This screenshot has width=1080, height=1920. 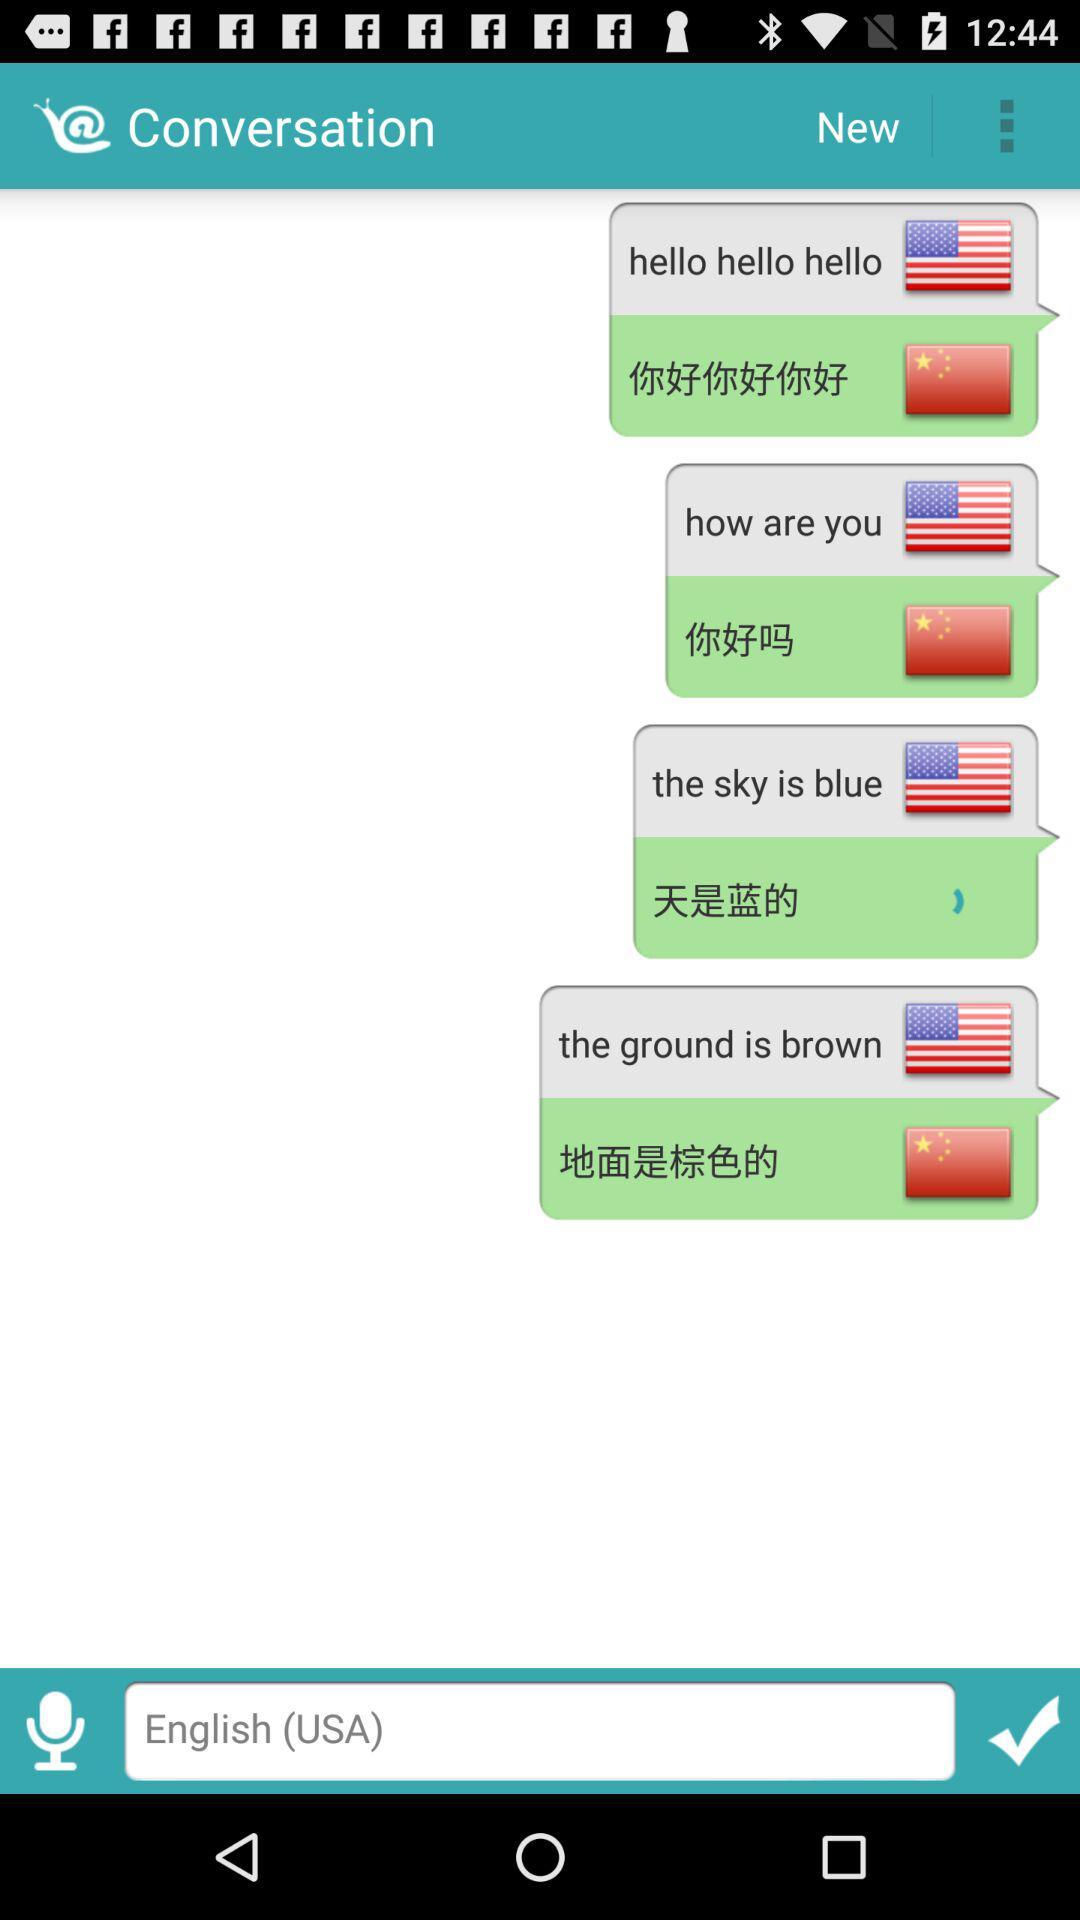 I want to click on how are you item, so click(x=861, y=516).